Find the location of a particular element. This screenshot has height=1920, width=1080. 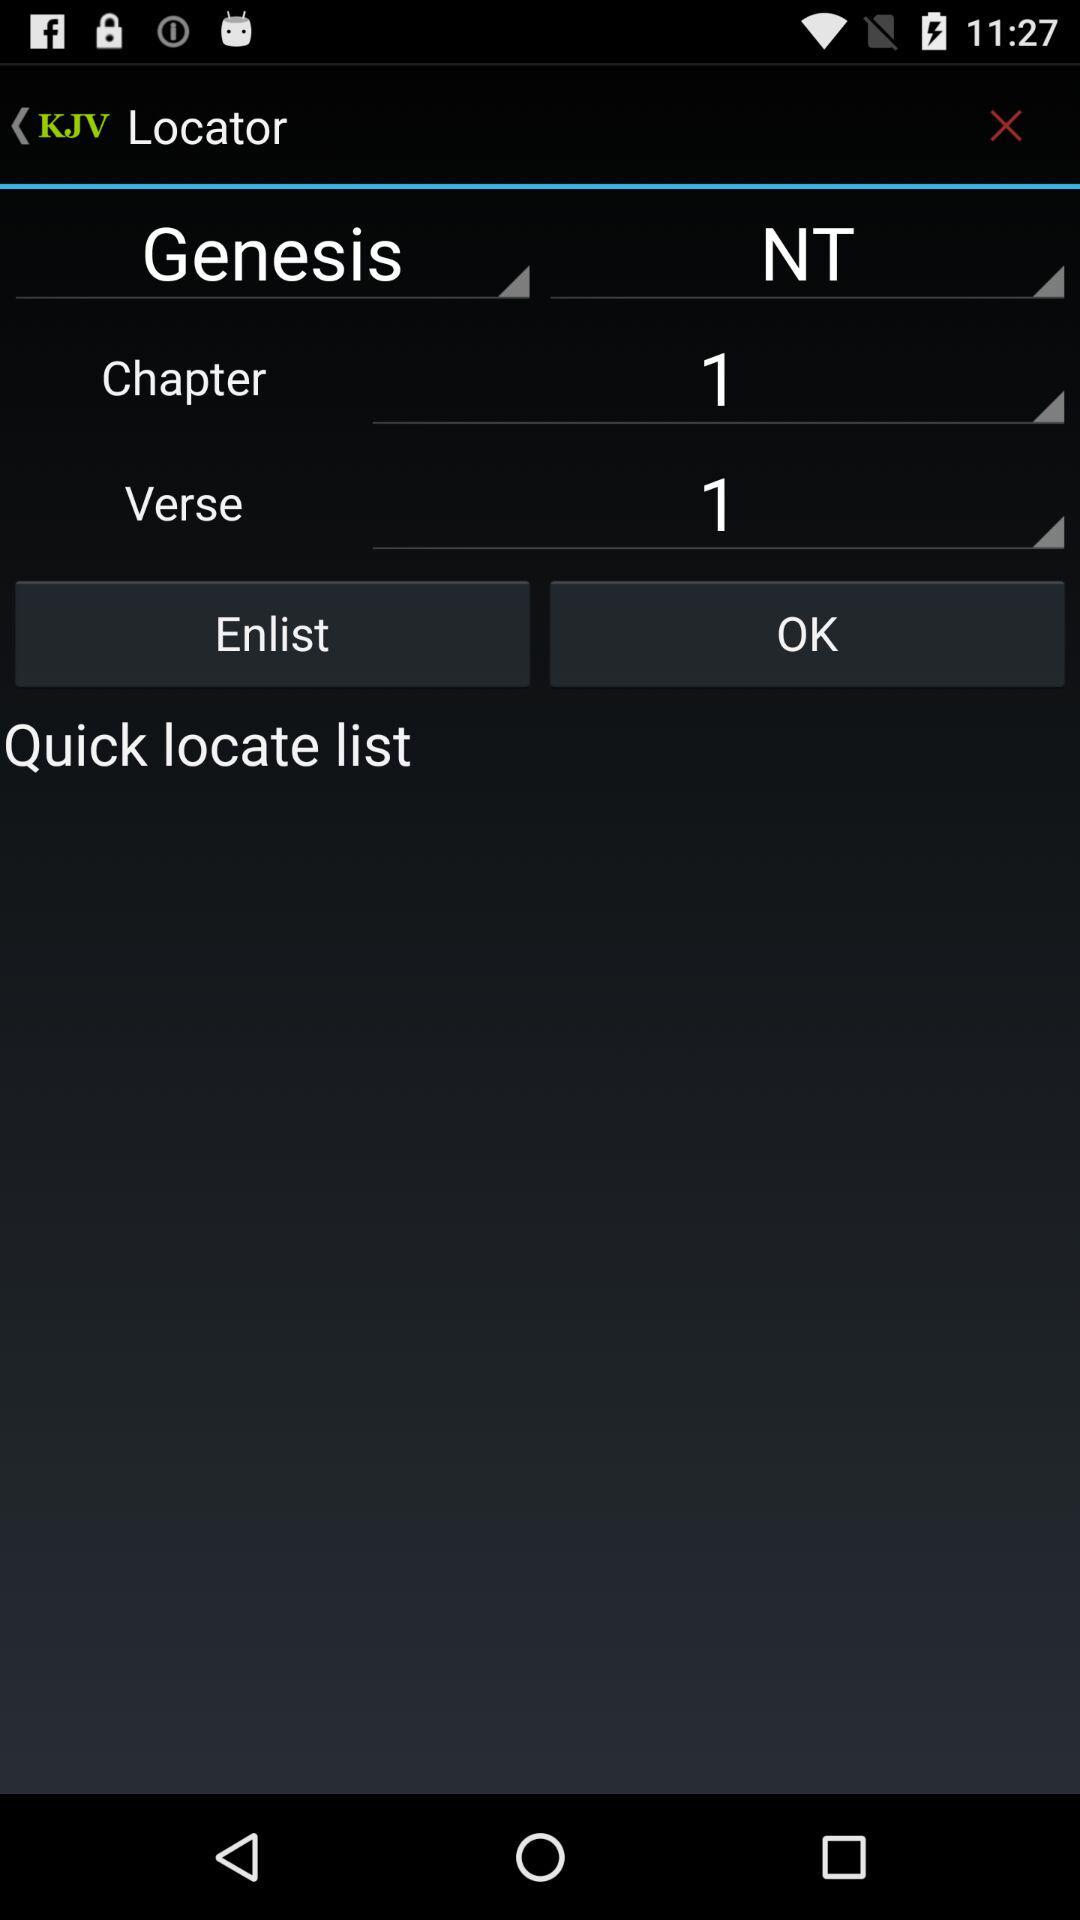

the text box beside of genesis is located at coordinates (806, 250).